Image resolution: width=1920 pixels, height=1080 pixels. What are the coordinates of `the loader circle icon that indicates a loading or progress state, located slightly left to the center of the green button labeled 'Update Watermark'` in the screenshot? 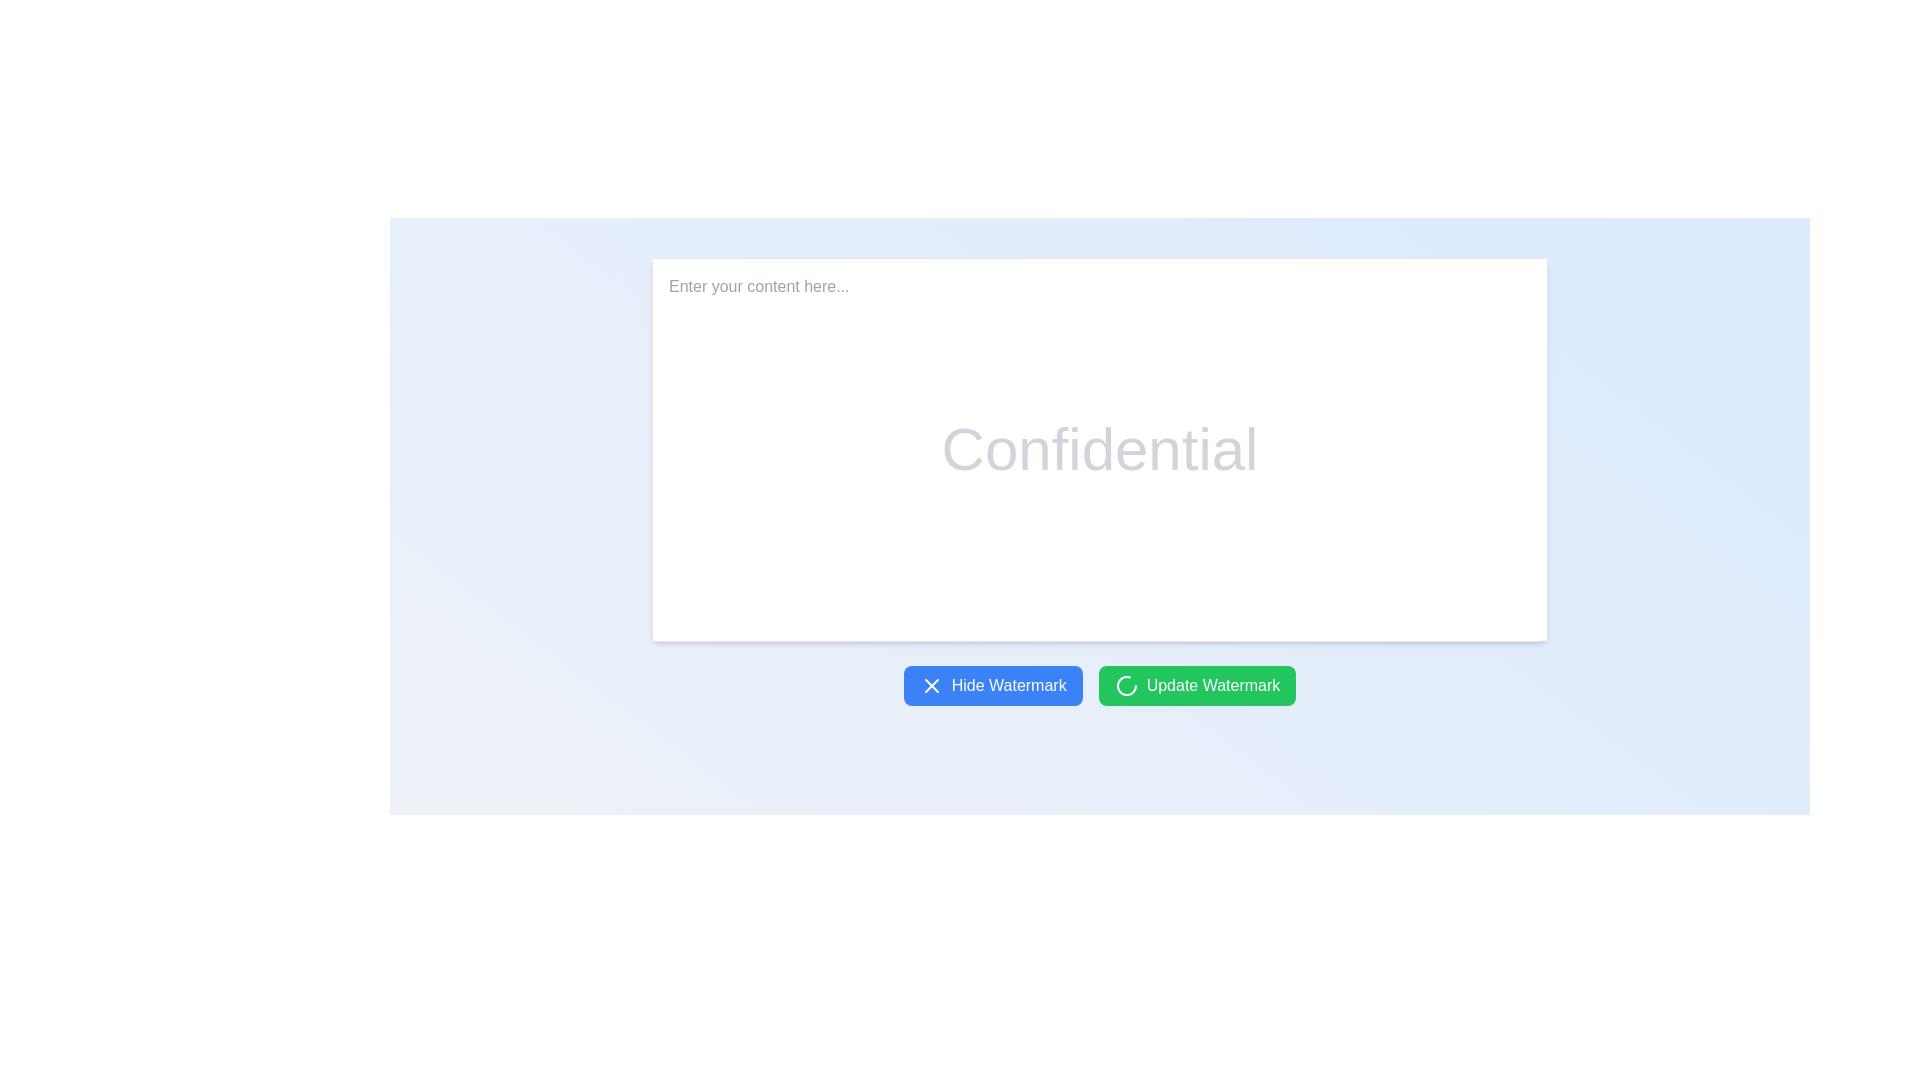 It's located at (1126, 685).